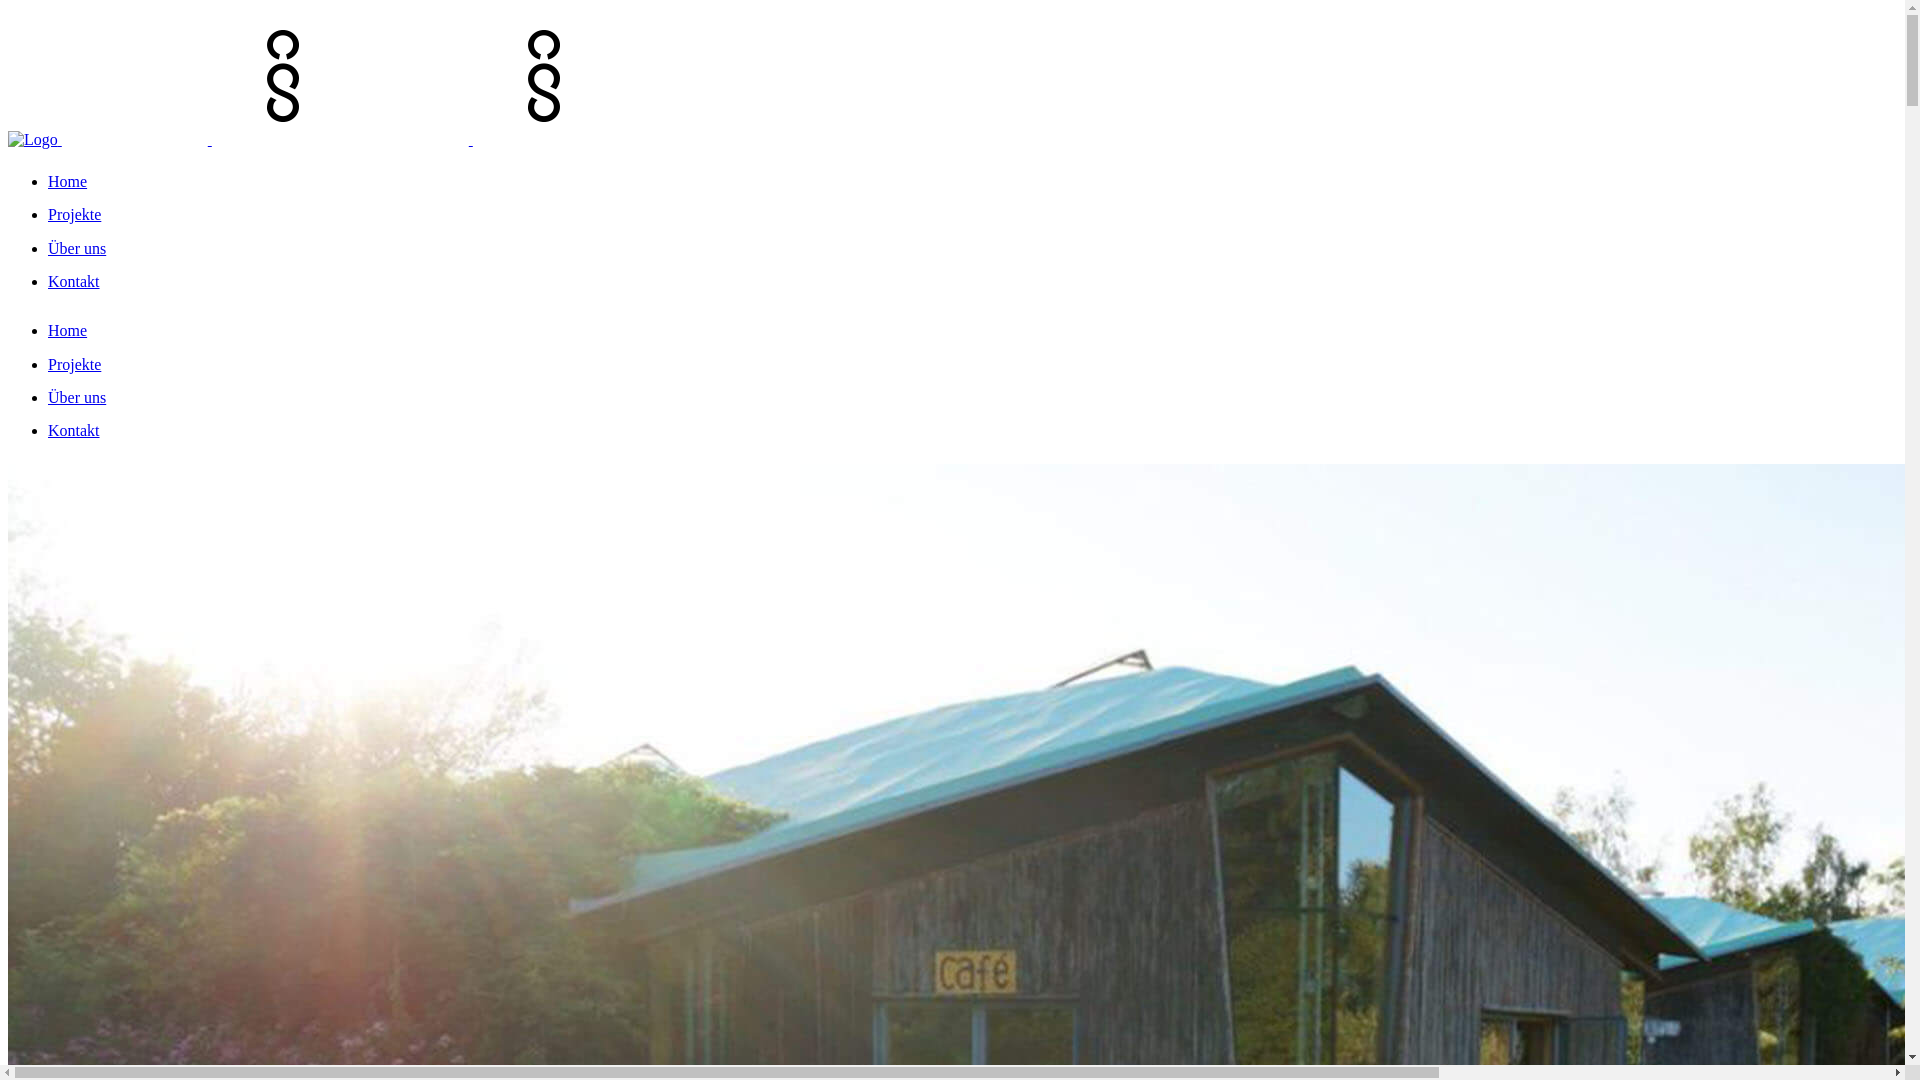 The height and width of the screenshot is (1080, 1920). What do you see at coordinates (67, 329) in the screenshot?
I see `'Home'` at bounding box center [67, 329].